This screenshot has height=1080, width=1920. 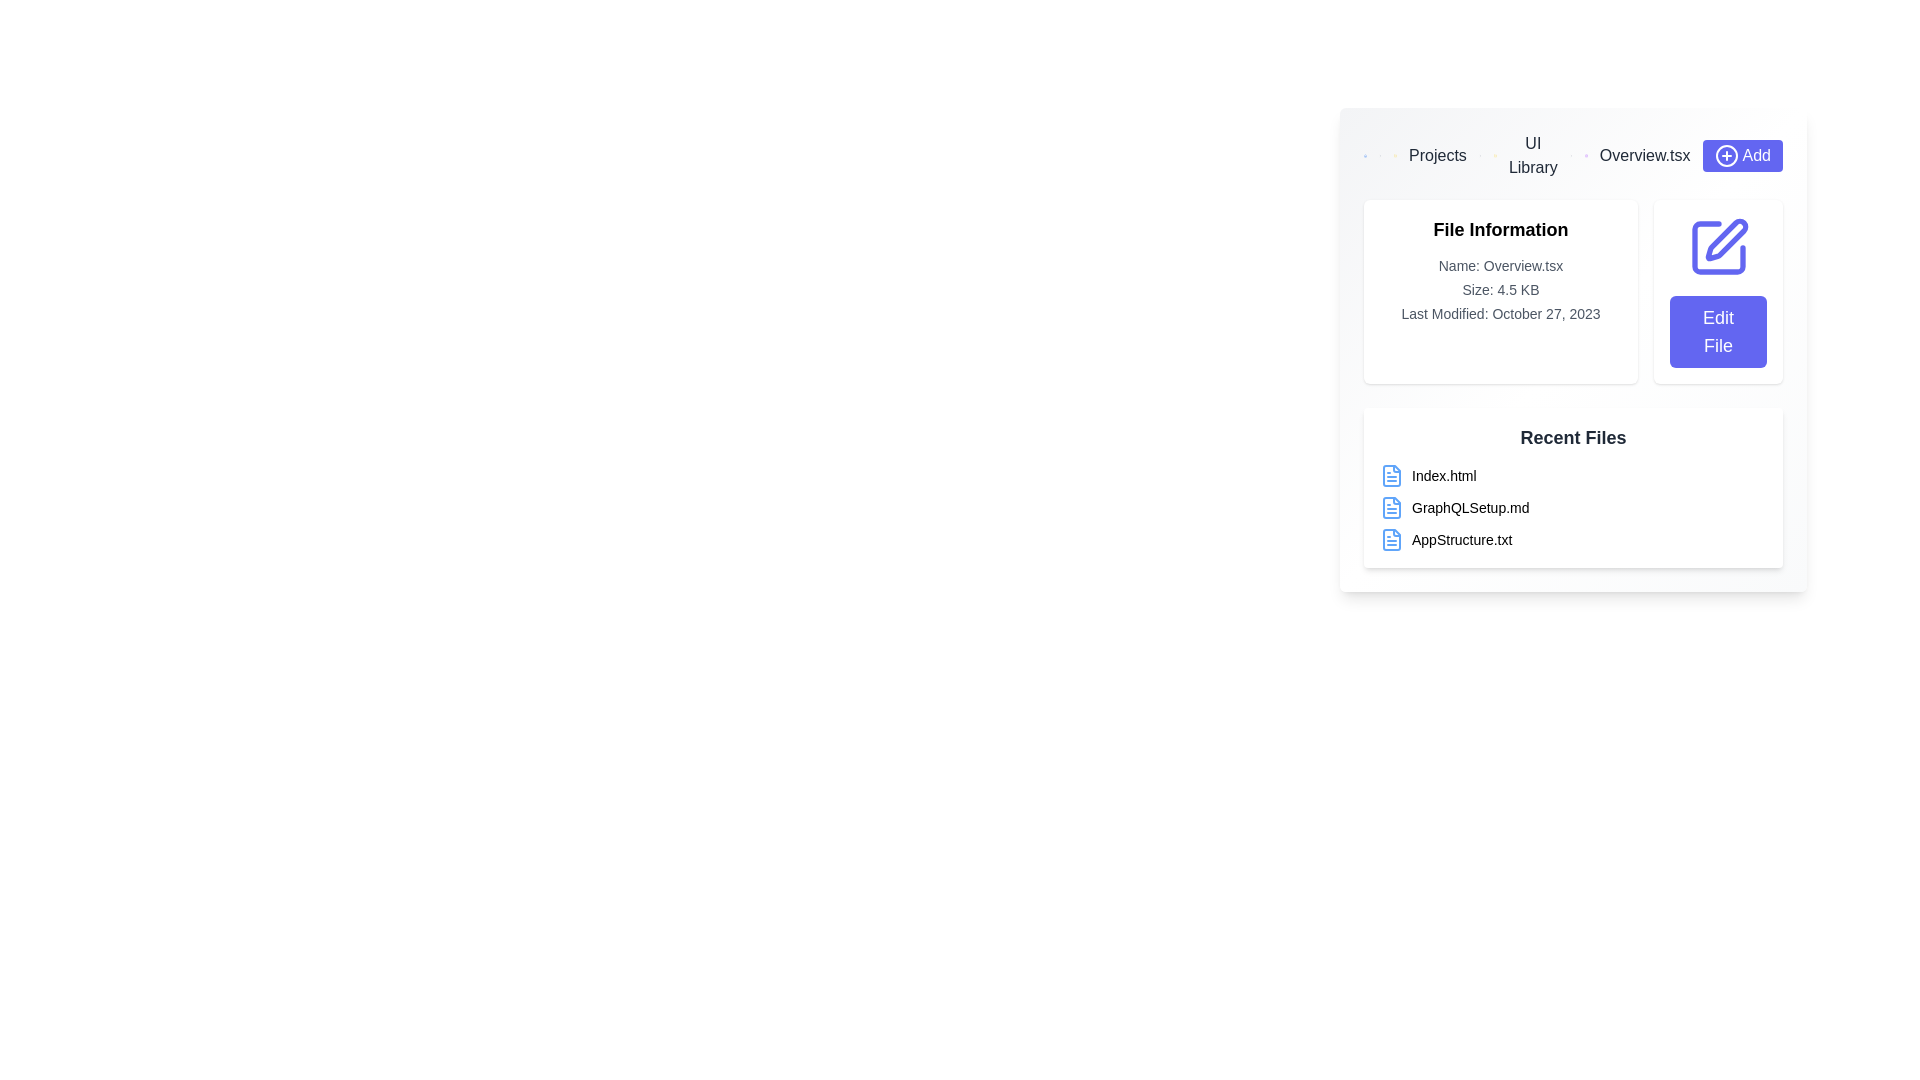 What do you see at coordinates (1391, 507) in the screenshot?
I see `the blue document file icon in the 'Recent Files' section` at bounding box center [1391, 507].